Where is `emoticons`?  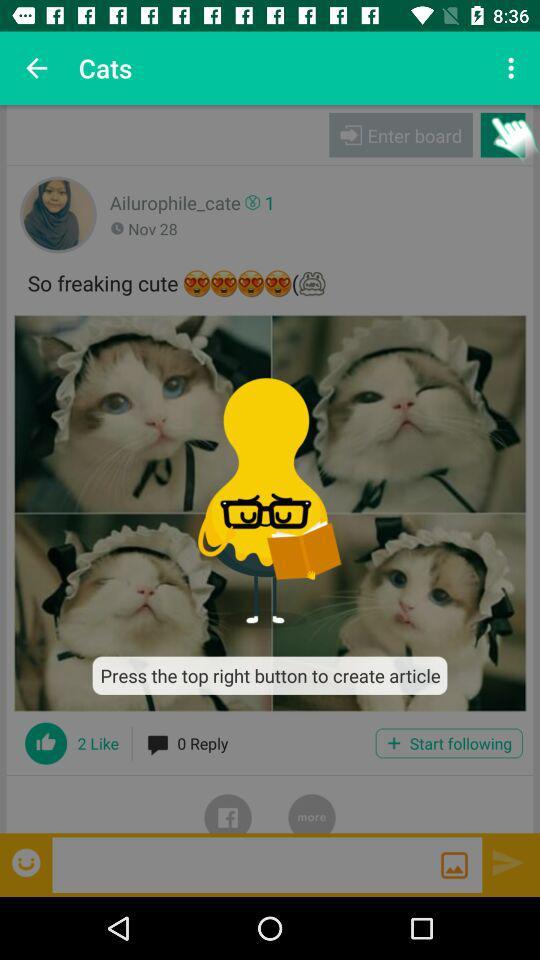 emoticons is located at coordinates (27, 861).